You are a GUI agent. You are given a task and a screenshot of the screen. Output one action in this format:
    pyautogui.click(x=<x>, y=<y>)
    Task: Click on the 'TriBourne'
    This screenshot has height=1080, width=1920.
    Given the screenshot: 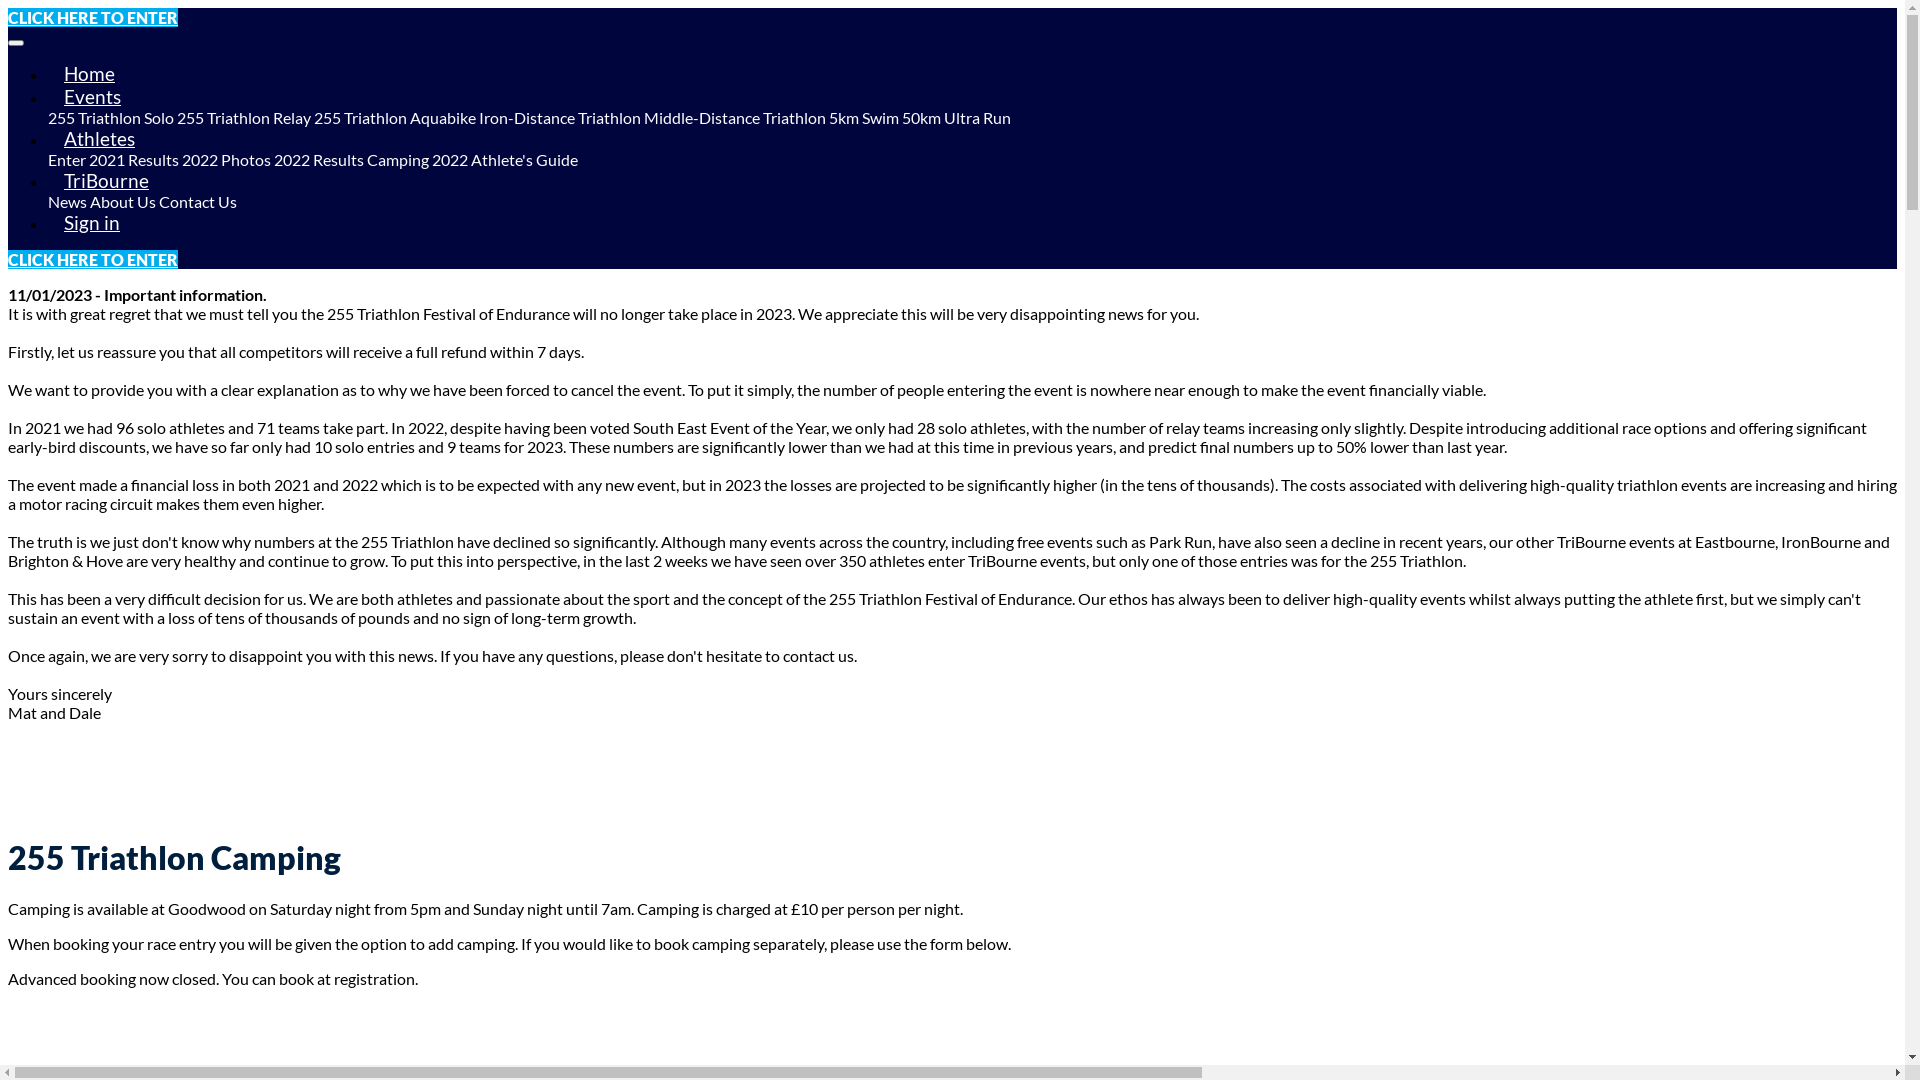 What is the action you would take?
    pyautogui.click(x=105, y=180)
    